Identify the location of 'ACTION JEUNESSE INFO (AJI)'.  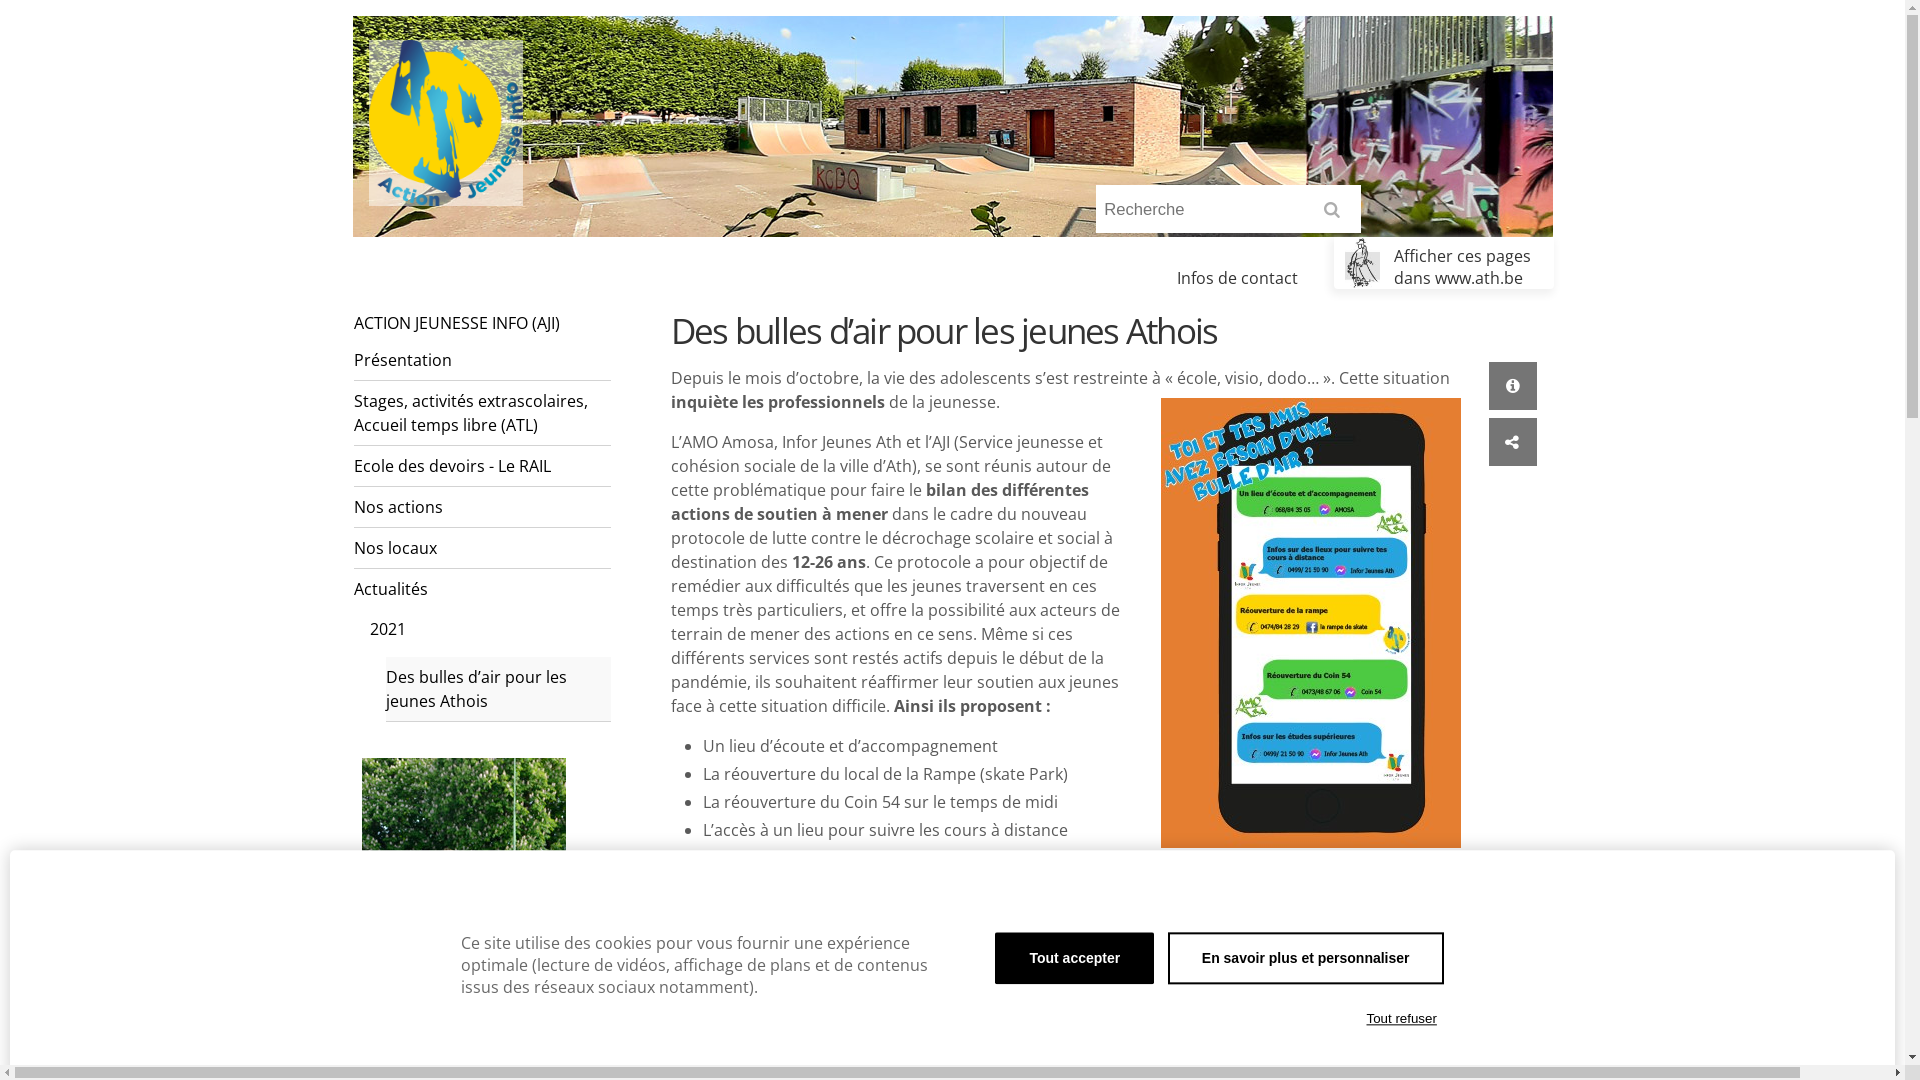
(481, 322).